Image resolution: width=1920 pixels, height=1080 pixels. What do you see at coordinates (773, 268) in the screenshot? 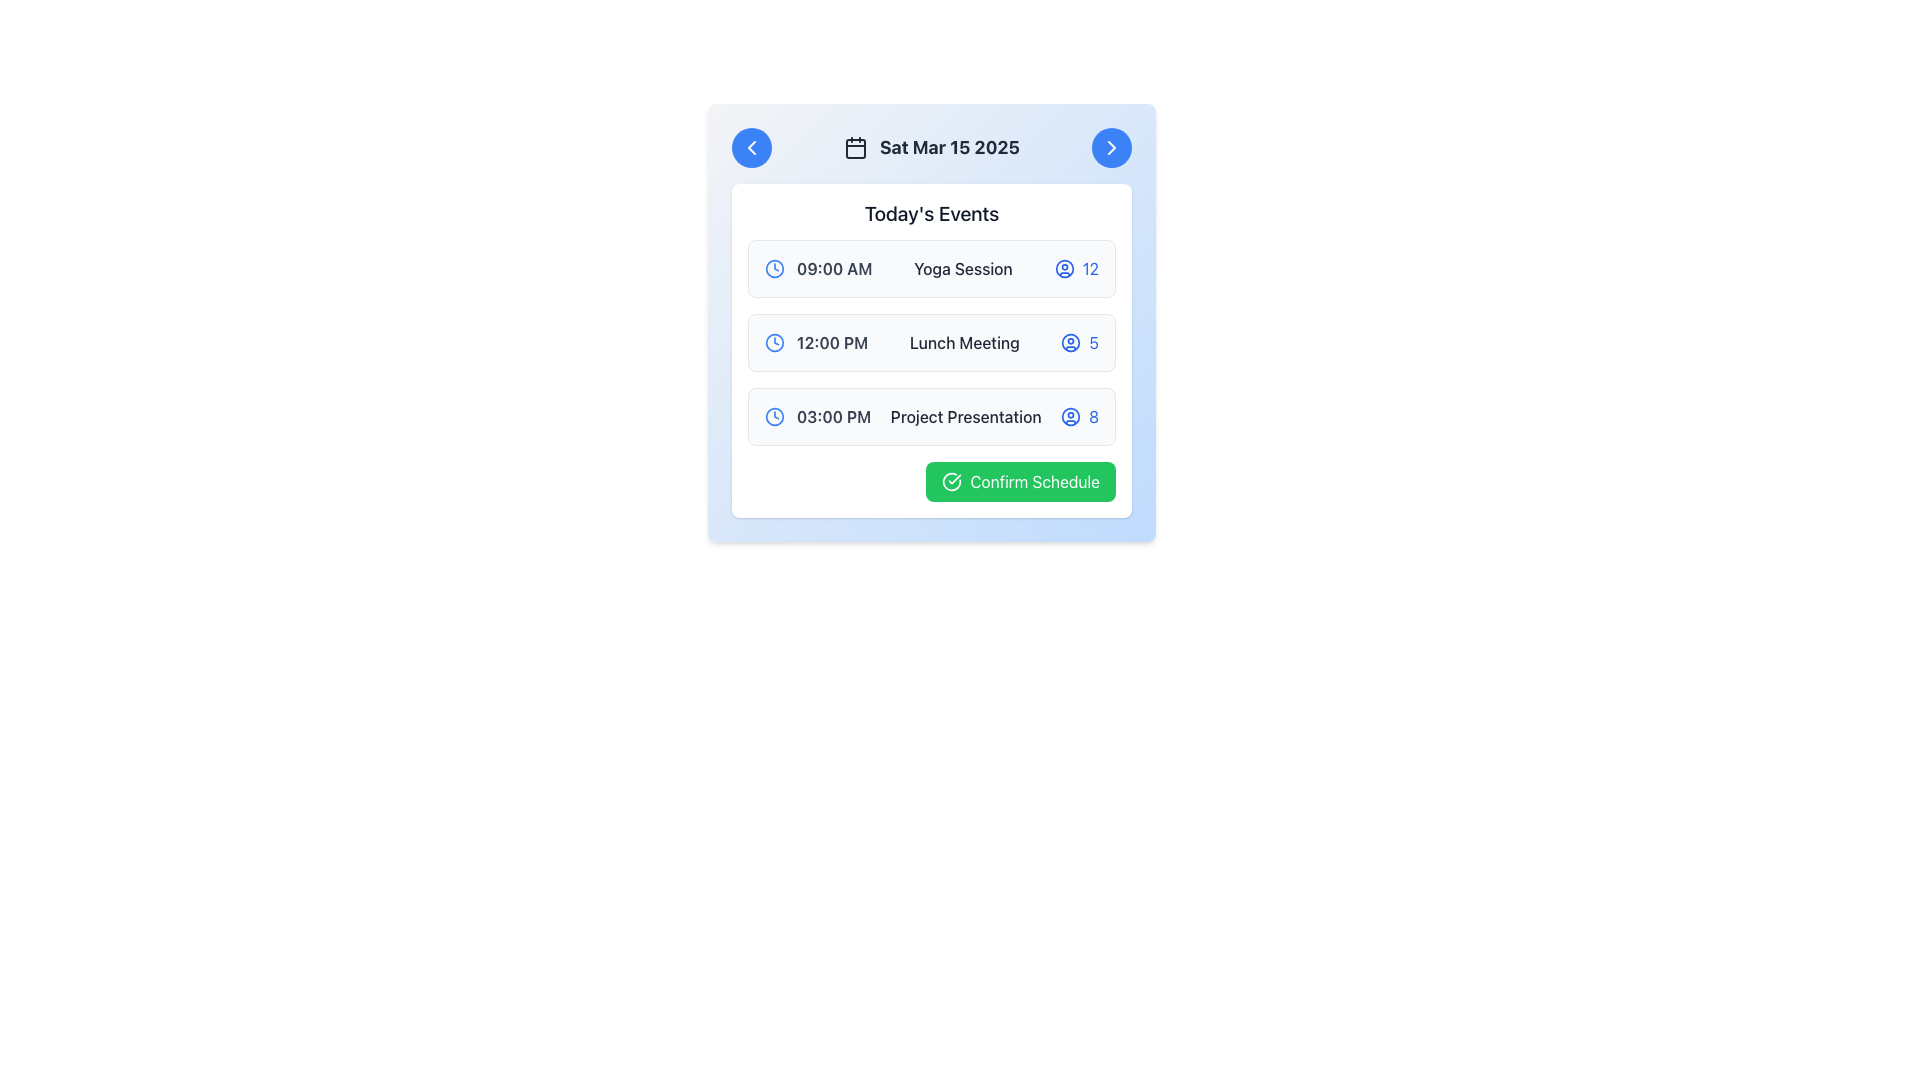
I see `the clock icon adjacent to the text '09:00 AM' within the first event entry of the displayed schedule` at bounding box center [773, 268].